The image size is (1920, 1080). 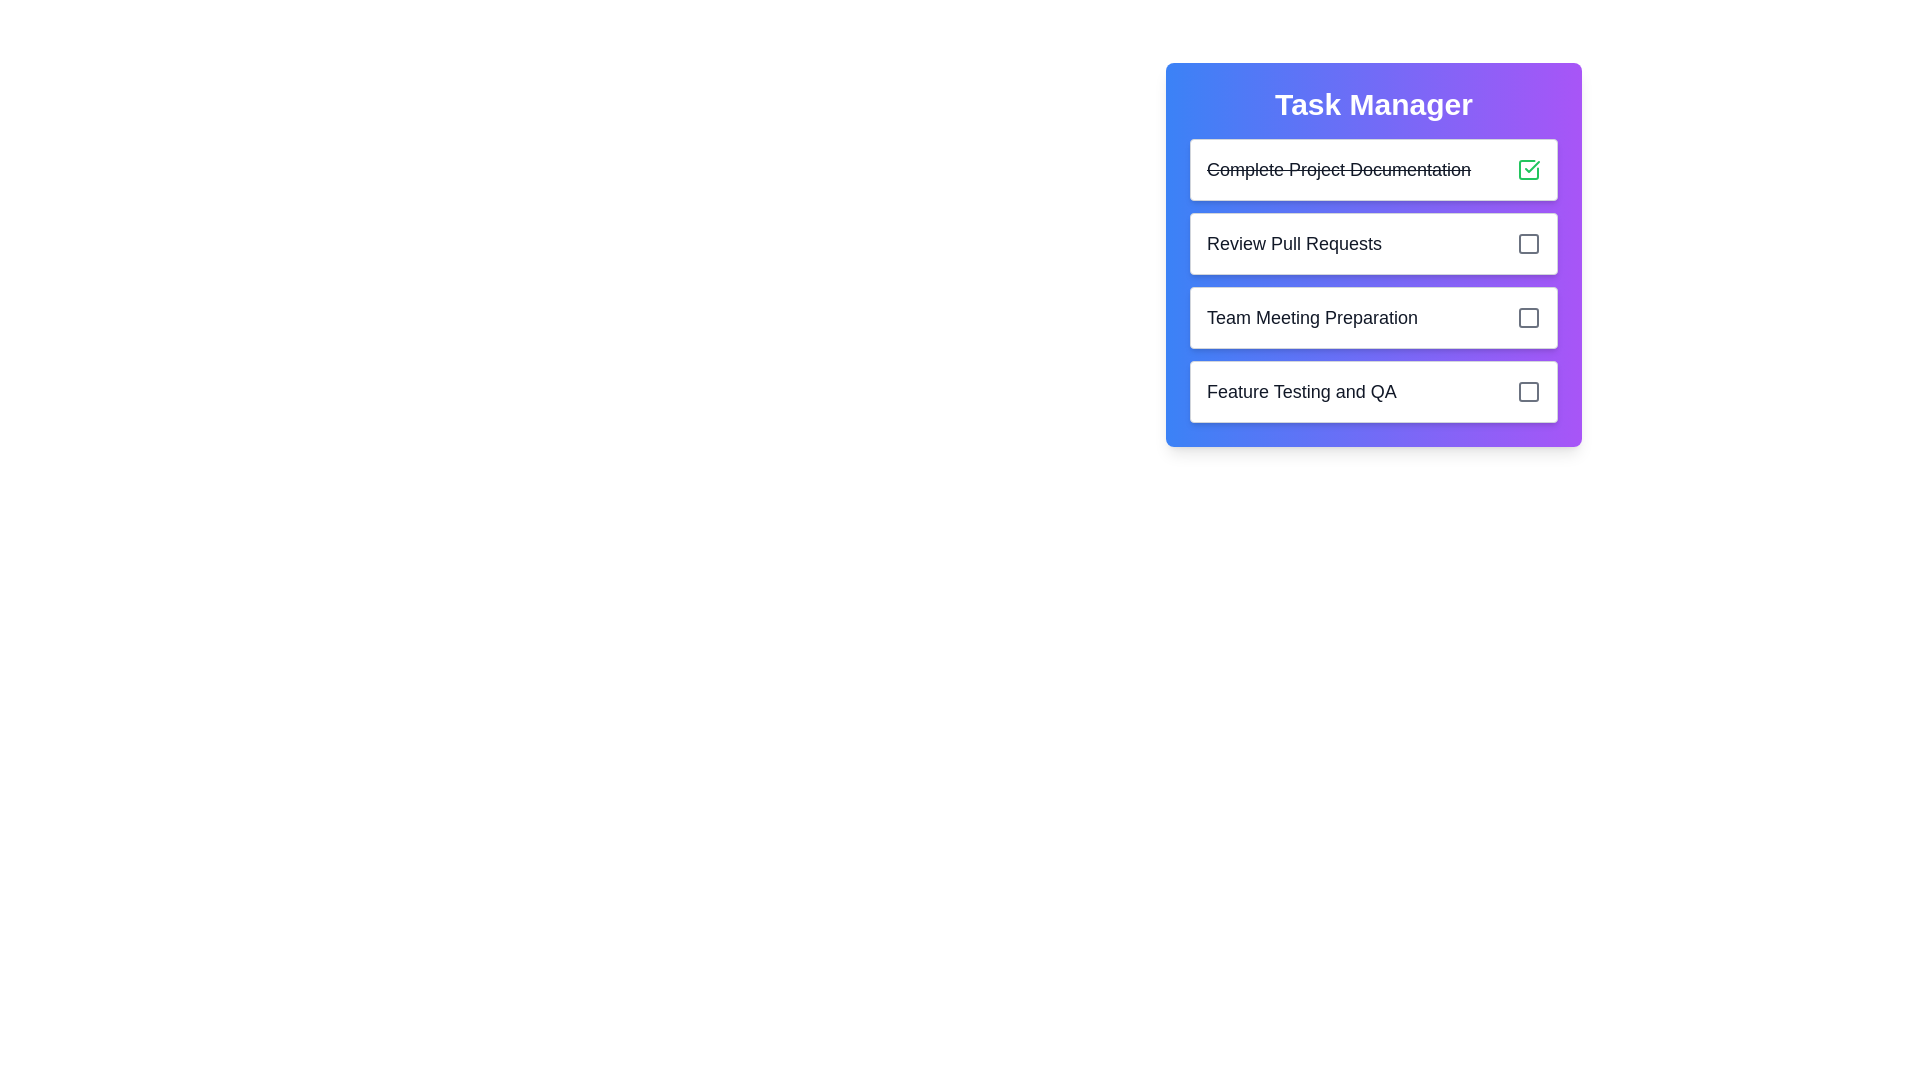 What do you see at coordinates (1372, 242) in the screenshot?
I see `task title 'Review Pull Requests' from the second task item in the 'Task Manager' panel, which is located below 'Complete Project Documentation' and above 'Team Meeting Preparation'` at bounding box center [1372, 242].